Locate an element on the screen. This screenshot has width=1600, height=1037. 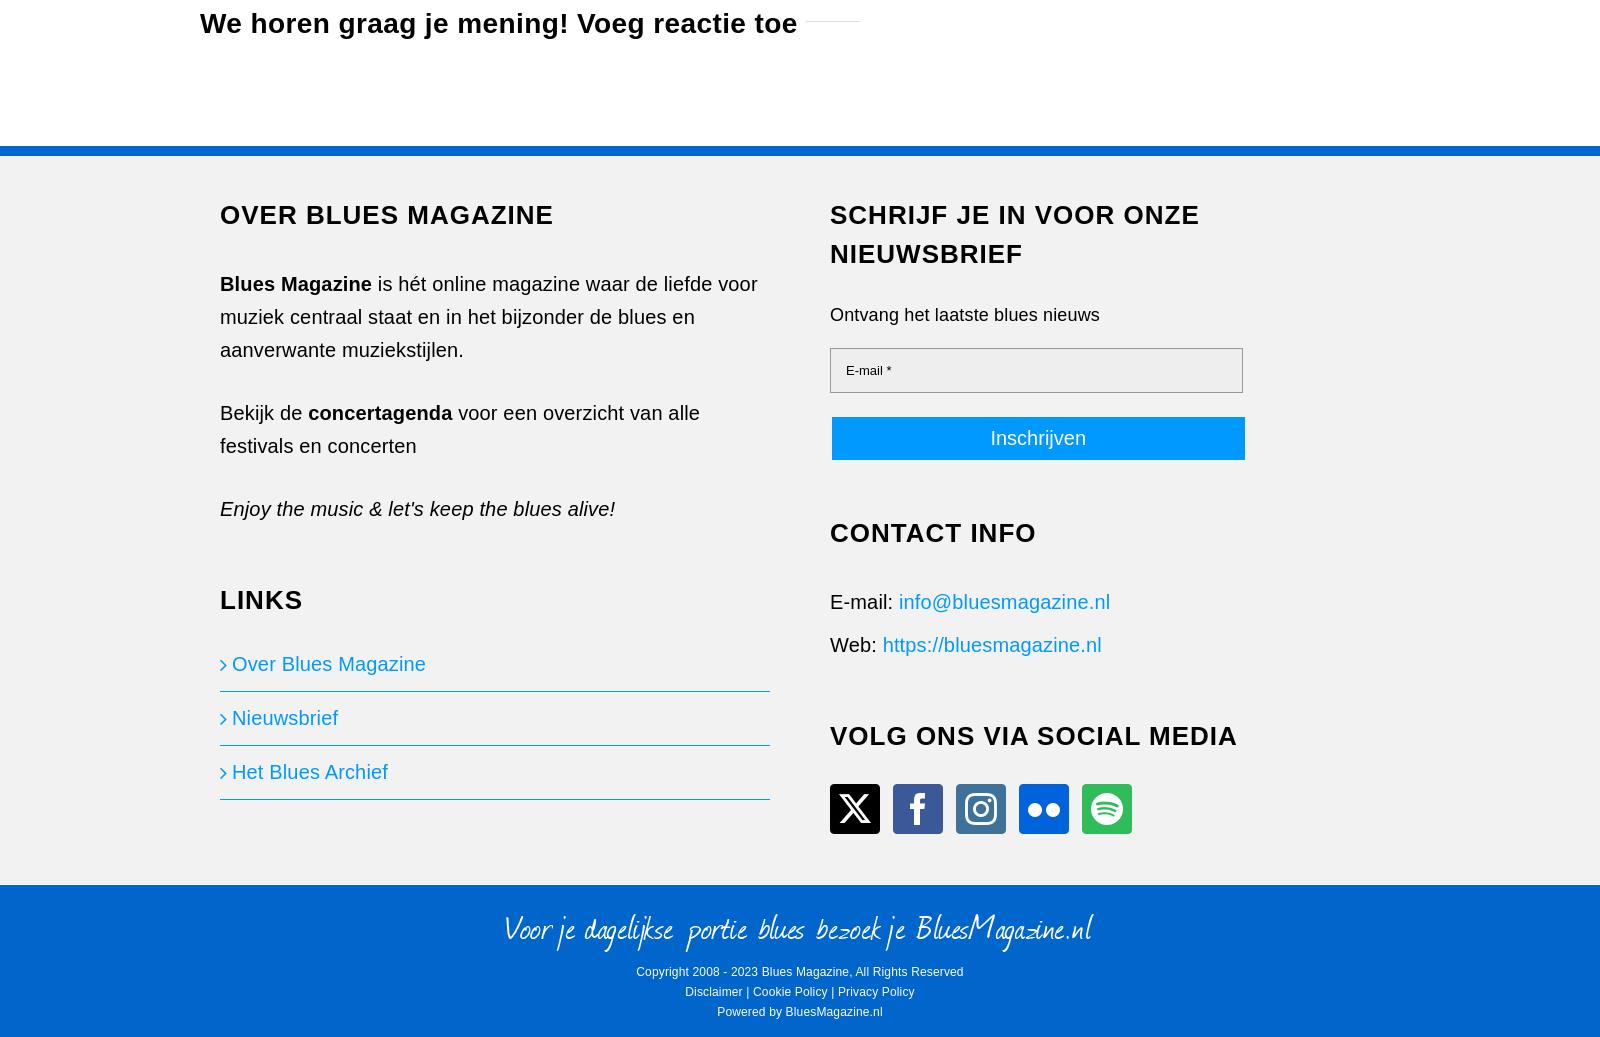
'Nieuwsbrief' is located at coordinates (284, 718).